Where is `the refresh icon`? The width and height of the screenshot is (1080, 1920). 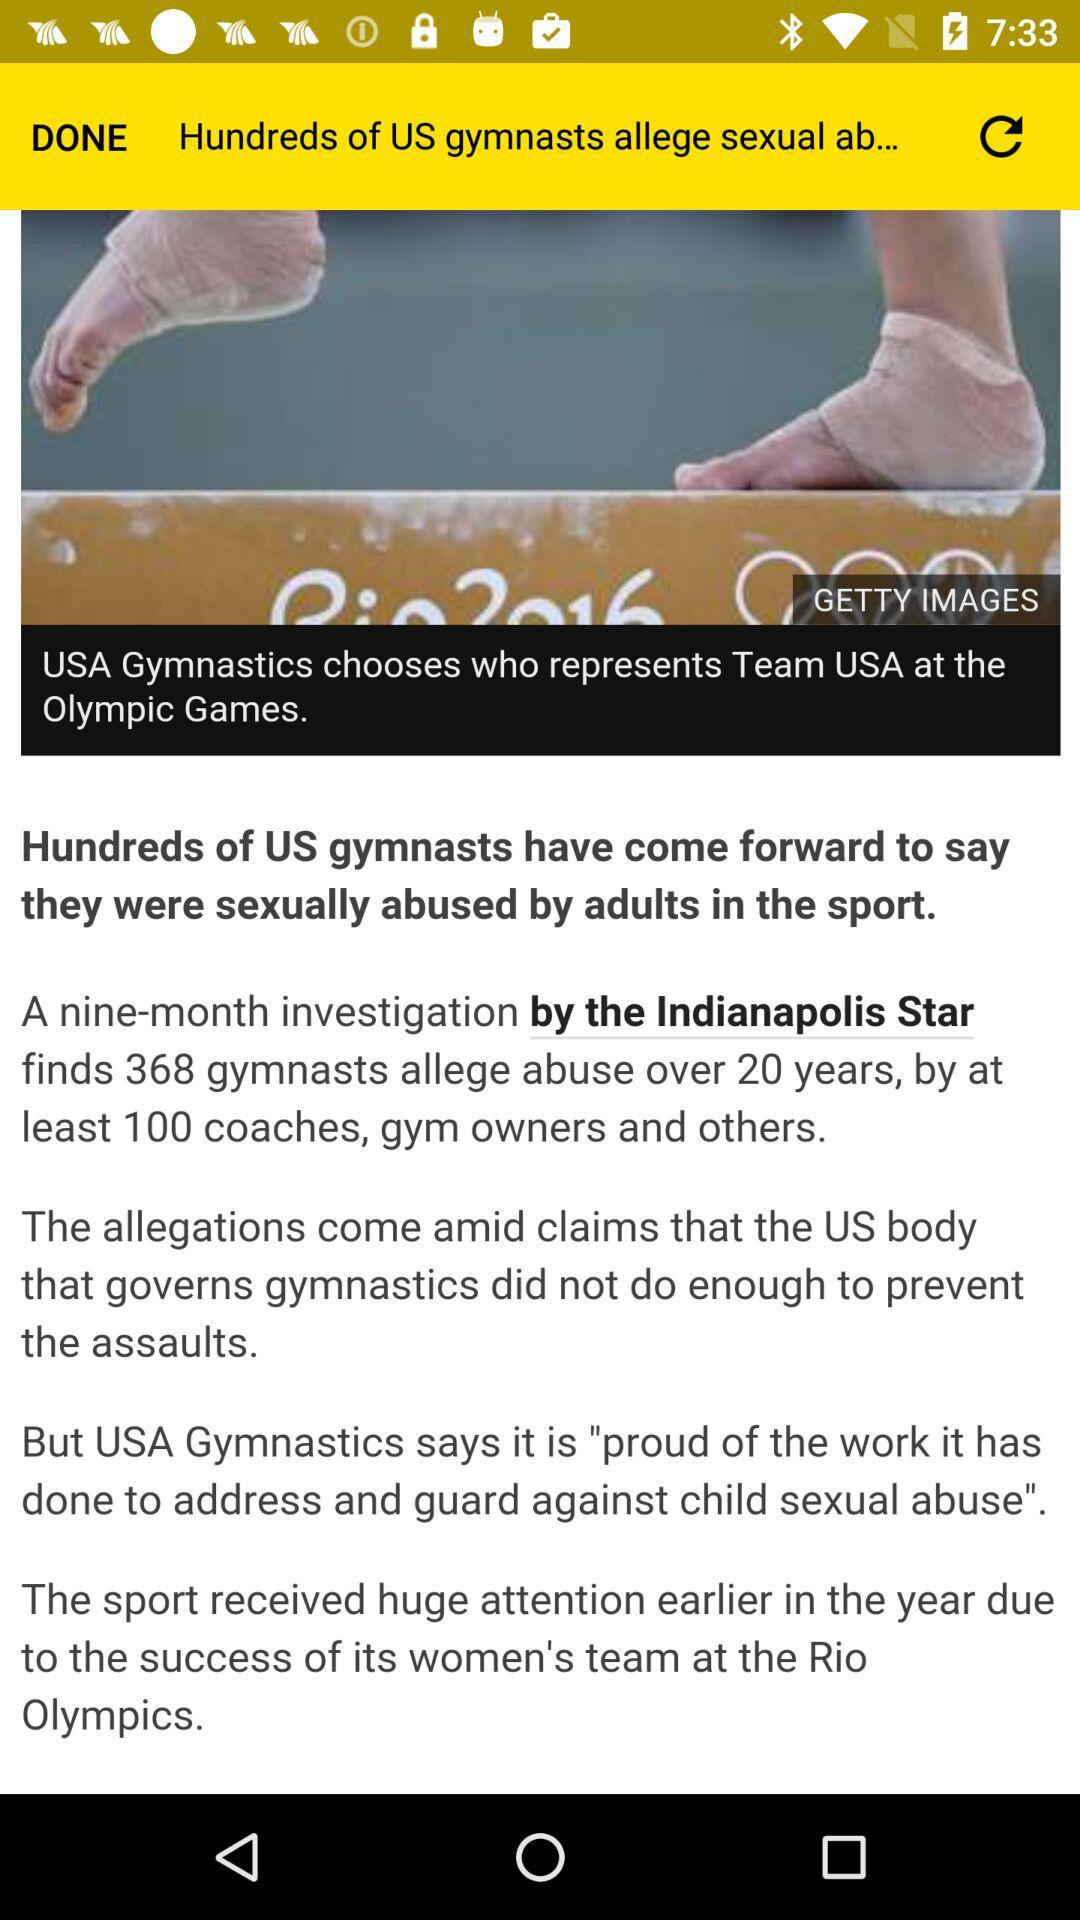
the refresh icon is located at coordinates (1001, 135).